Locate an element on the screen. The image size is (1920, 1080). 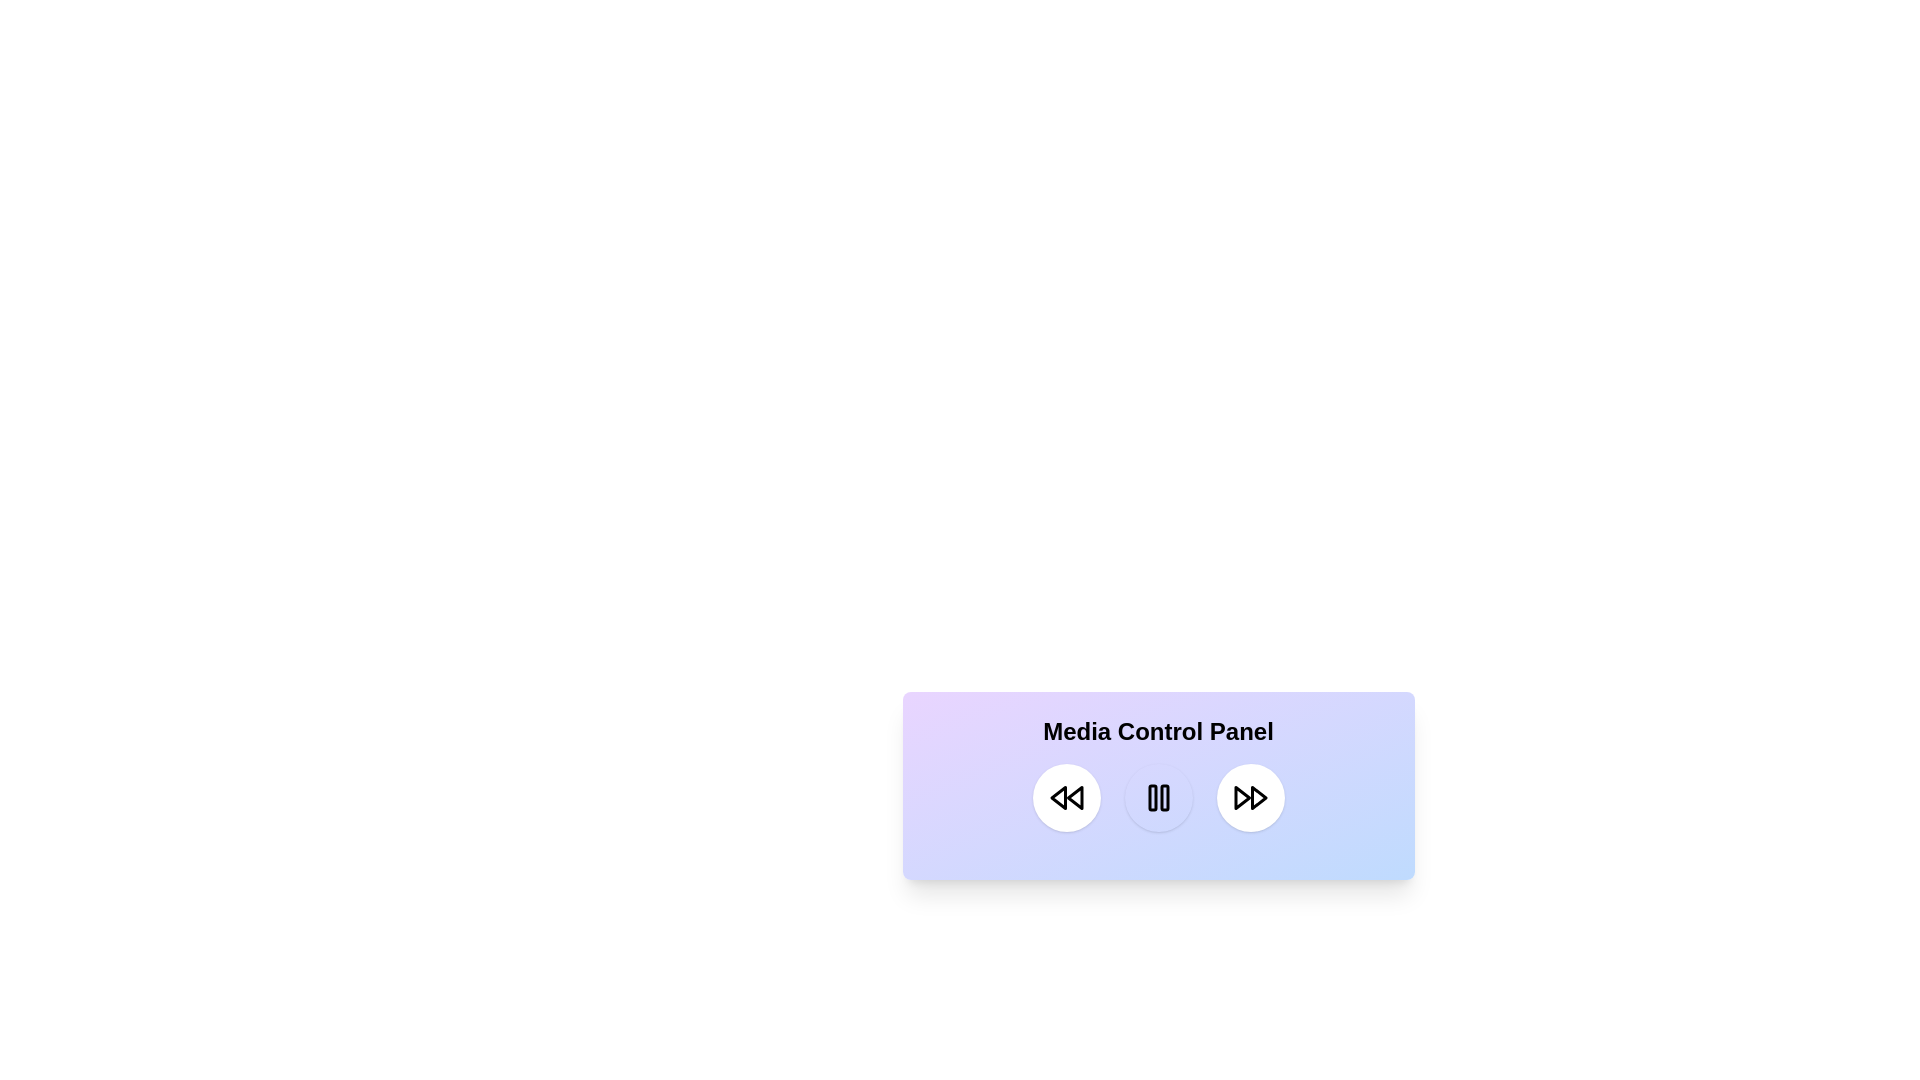
the second triangular fast-forward icon, which is located on the far right side of the media control panel, to the right of the central pause button is located at coordinates (1241, 797).